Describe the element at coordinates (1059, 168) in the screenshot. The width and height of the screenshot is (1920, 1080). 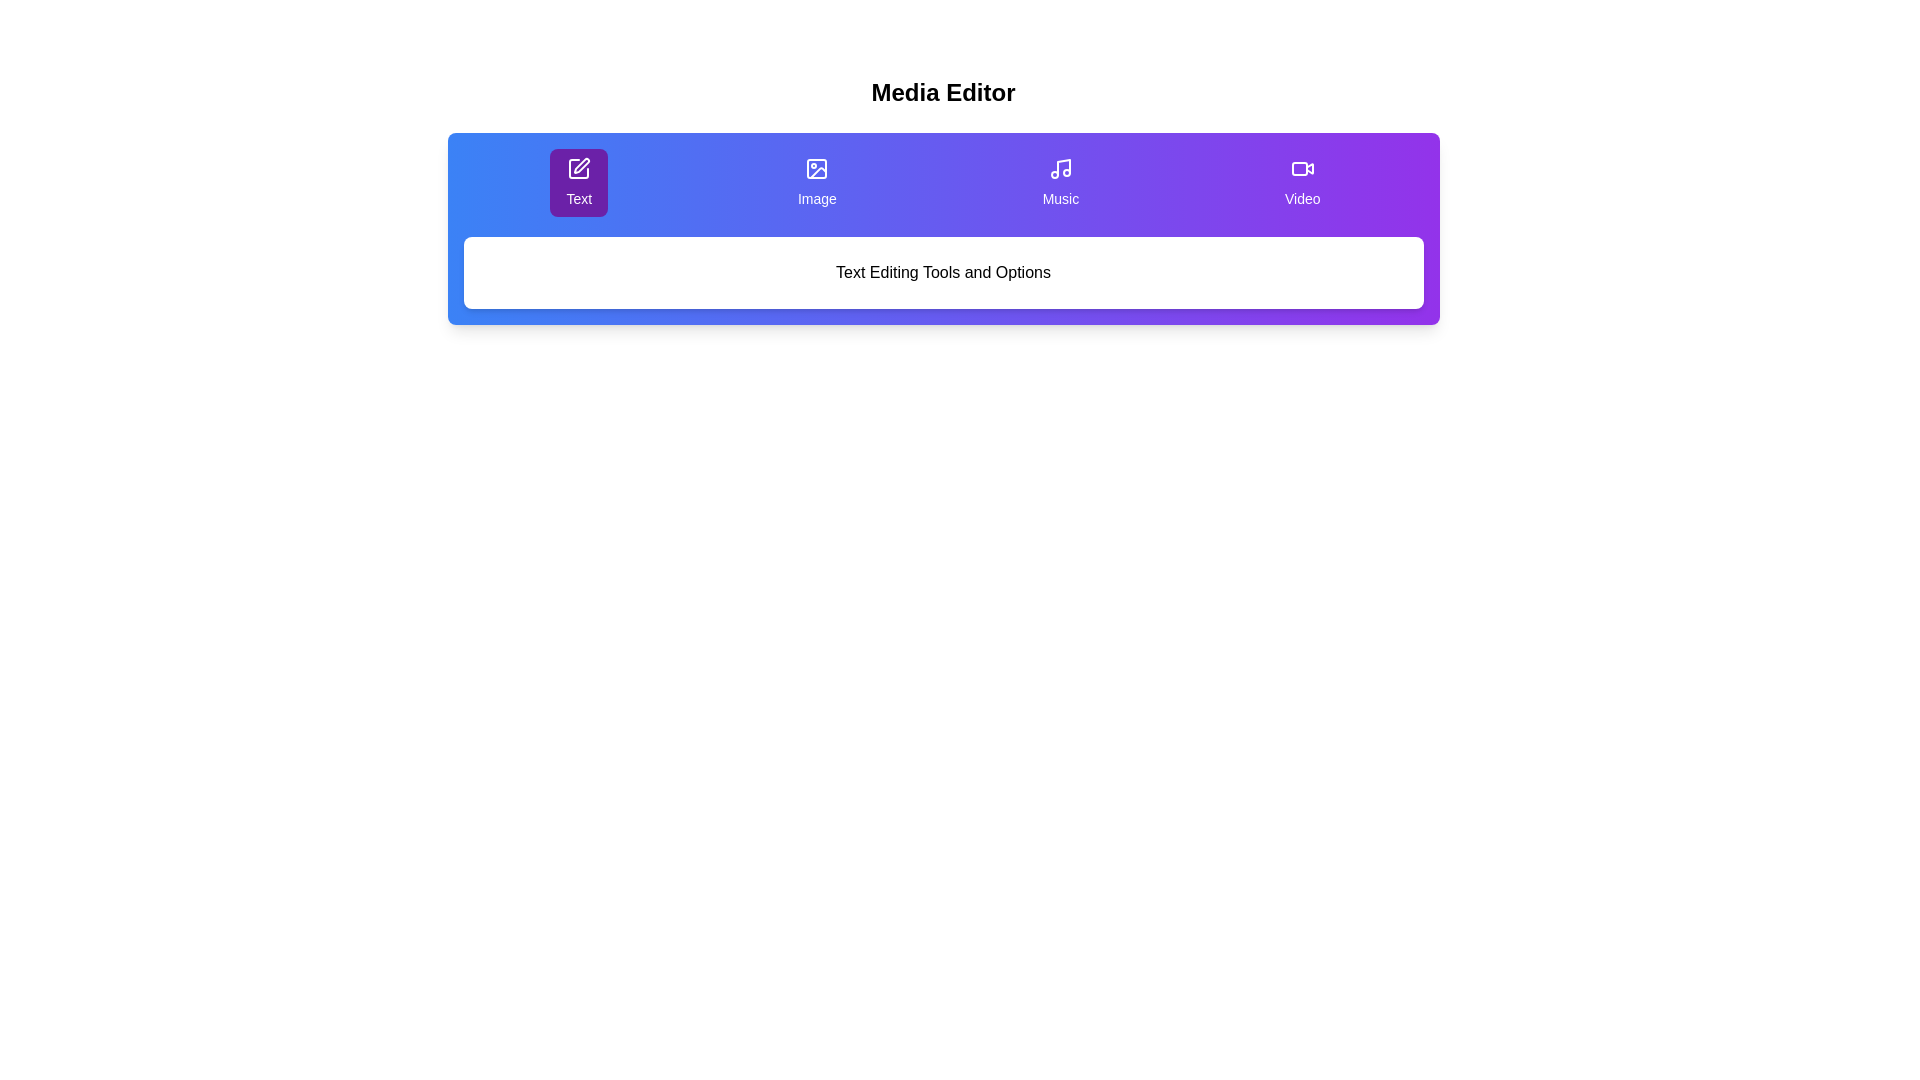
I see `the audio-related icon located in the 'Music' section of the horizontal navigation bar, positioned between the 'Image' and 'Video' sections` at that location.